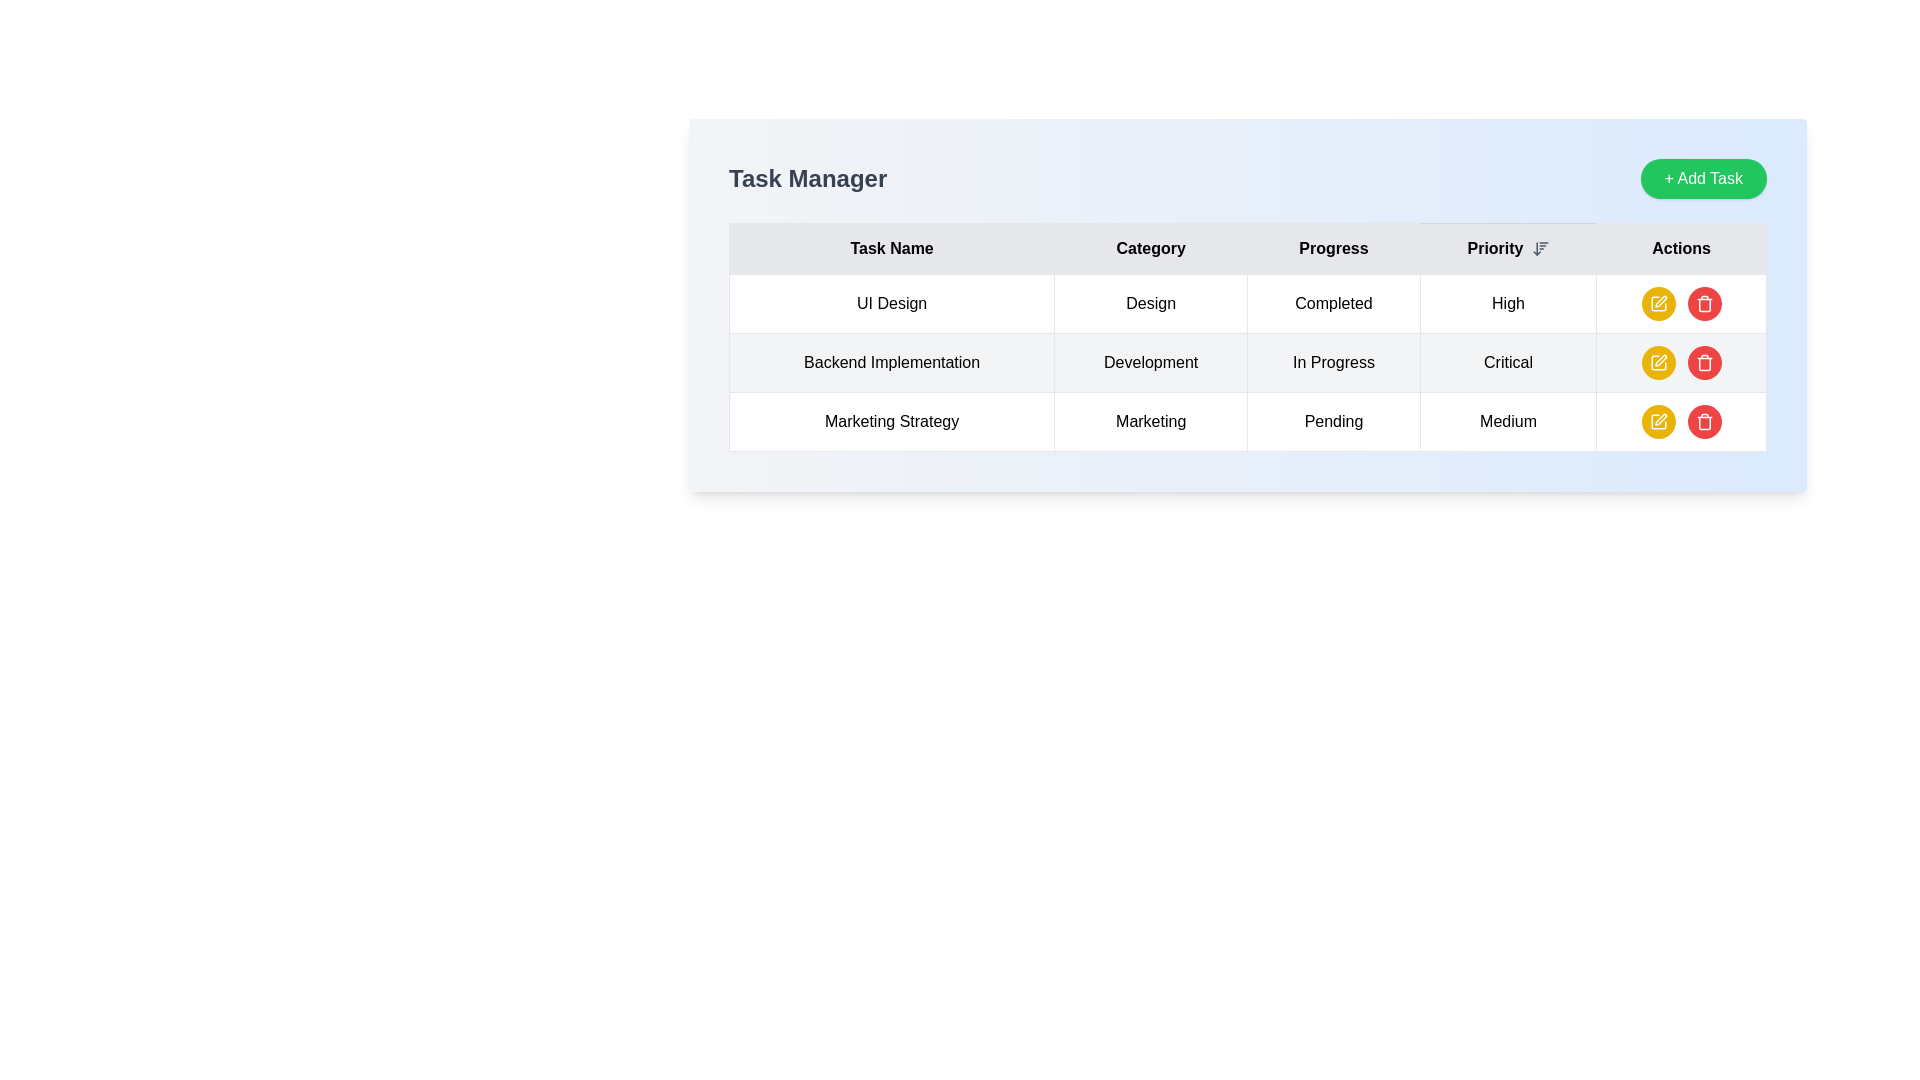 This screenshot has height=1080, width=1920. What do you see at coordinates (1680, 420) in the screenshot?
I see `the yellow button with a pencil icon` at bounding box center [1680, 420].